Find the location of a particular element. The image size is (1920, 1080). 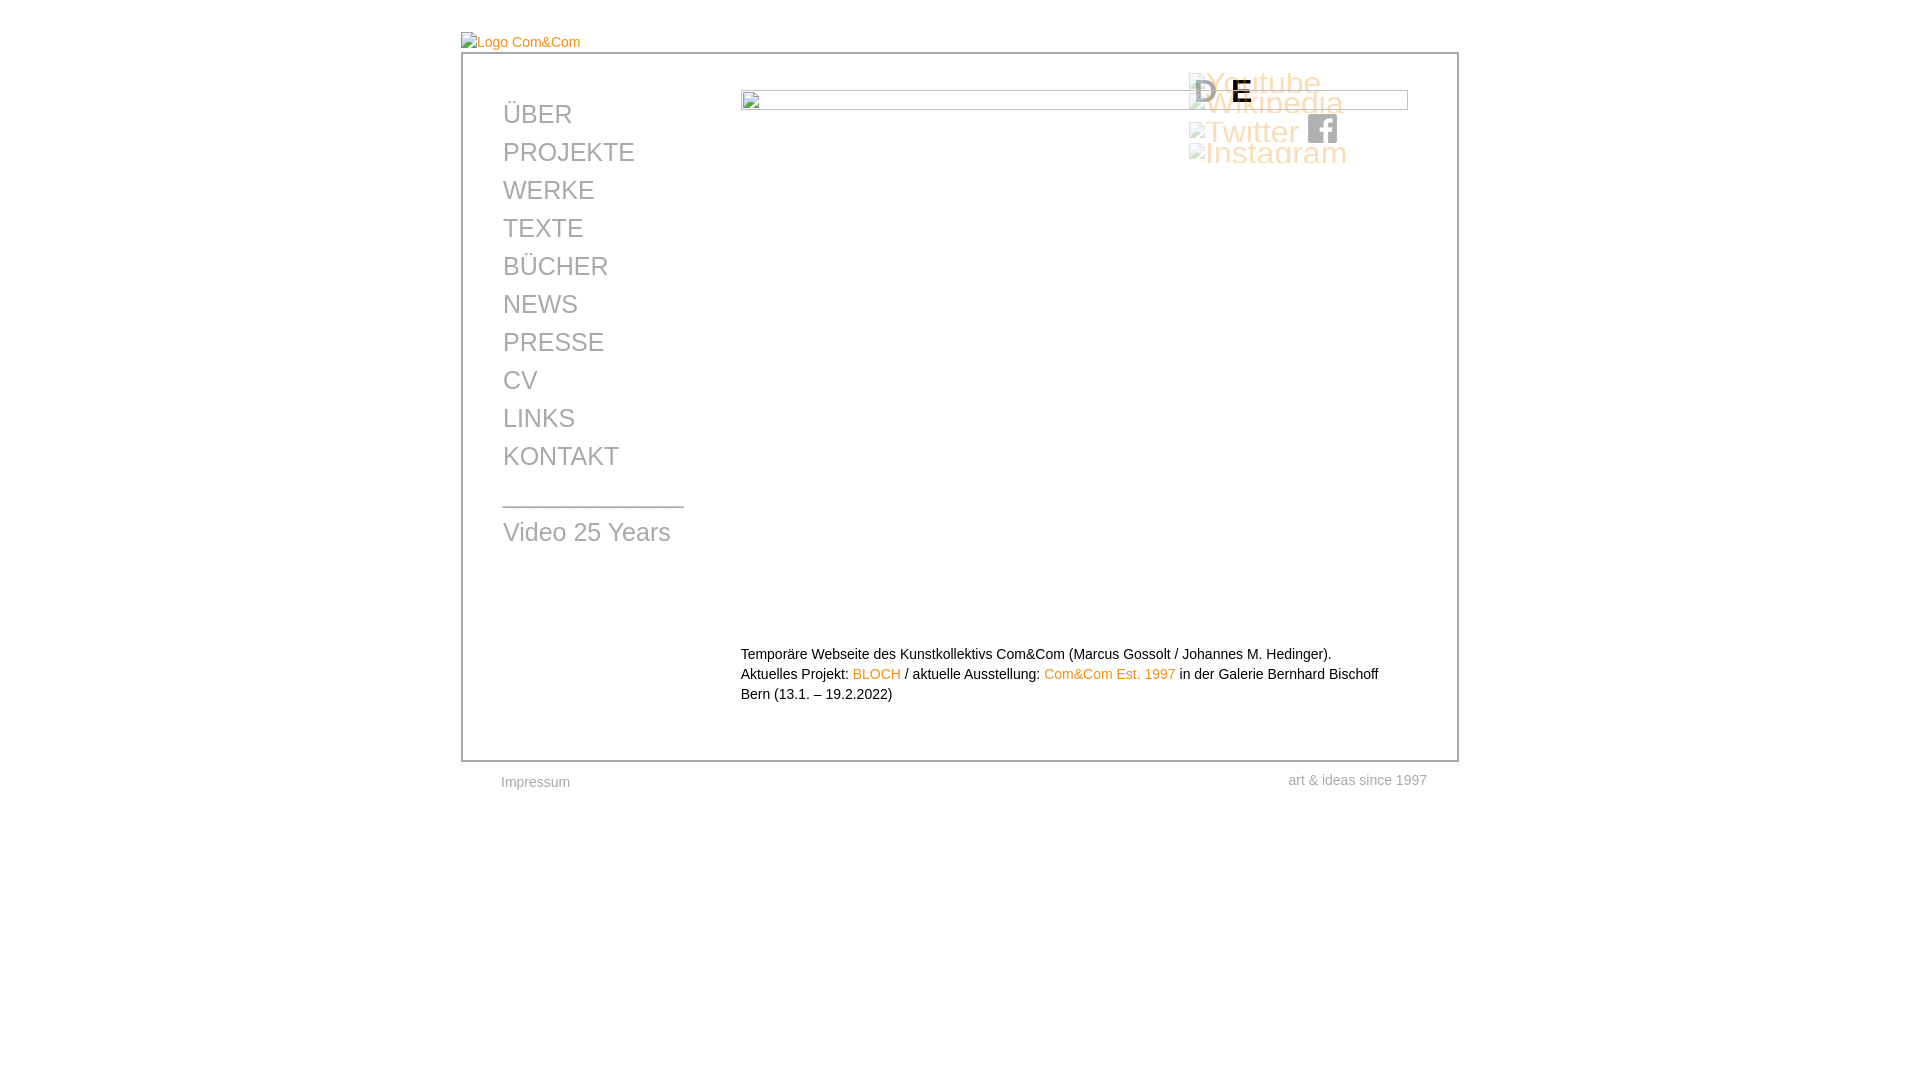

'TEXTE' is located at coordinates (543, 226).